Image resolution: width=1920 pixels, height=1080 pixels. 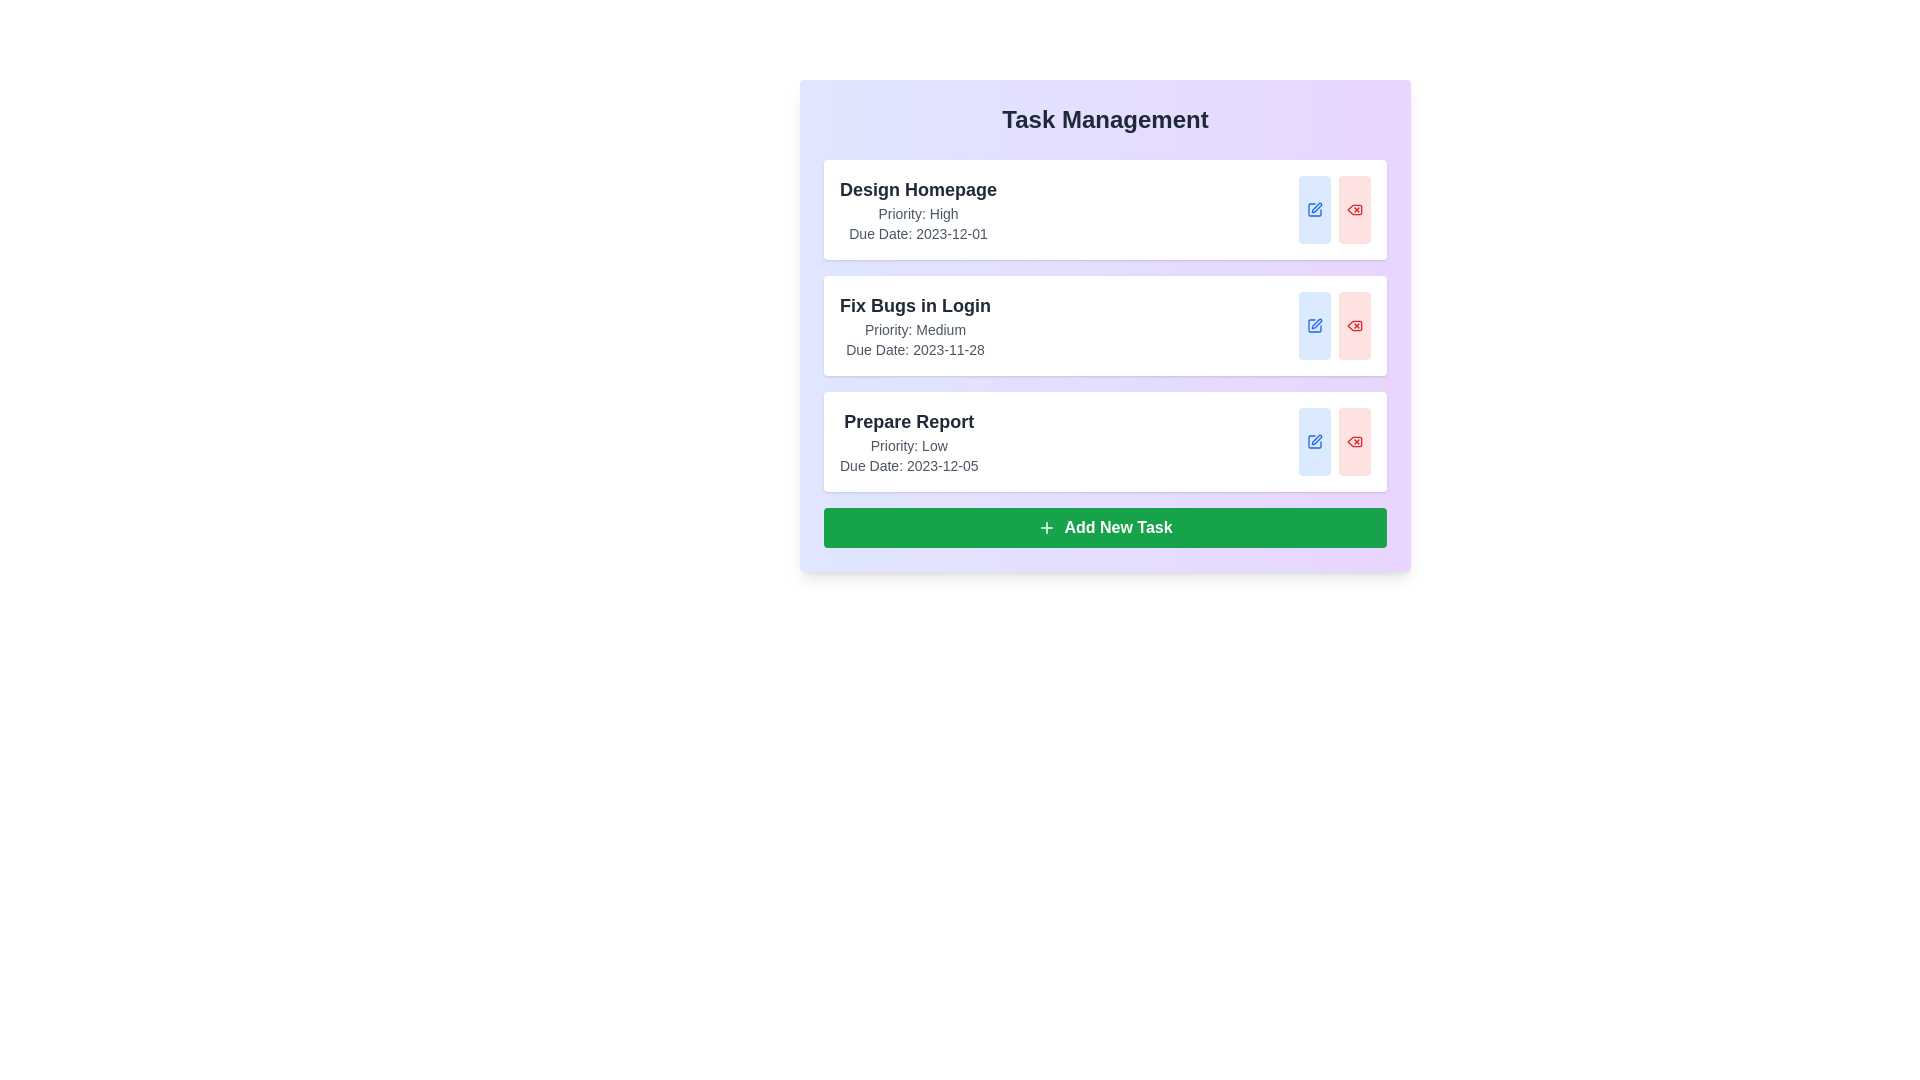 What do you see at coordinates (1354, 325) in the screenshot?
I see `the delete button for the task titled 'Fix Bugs in Login'` at bounding box center [1354, 325].